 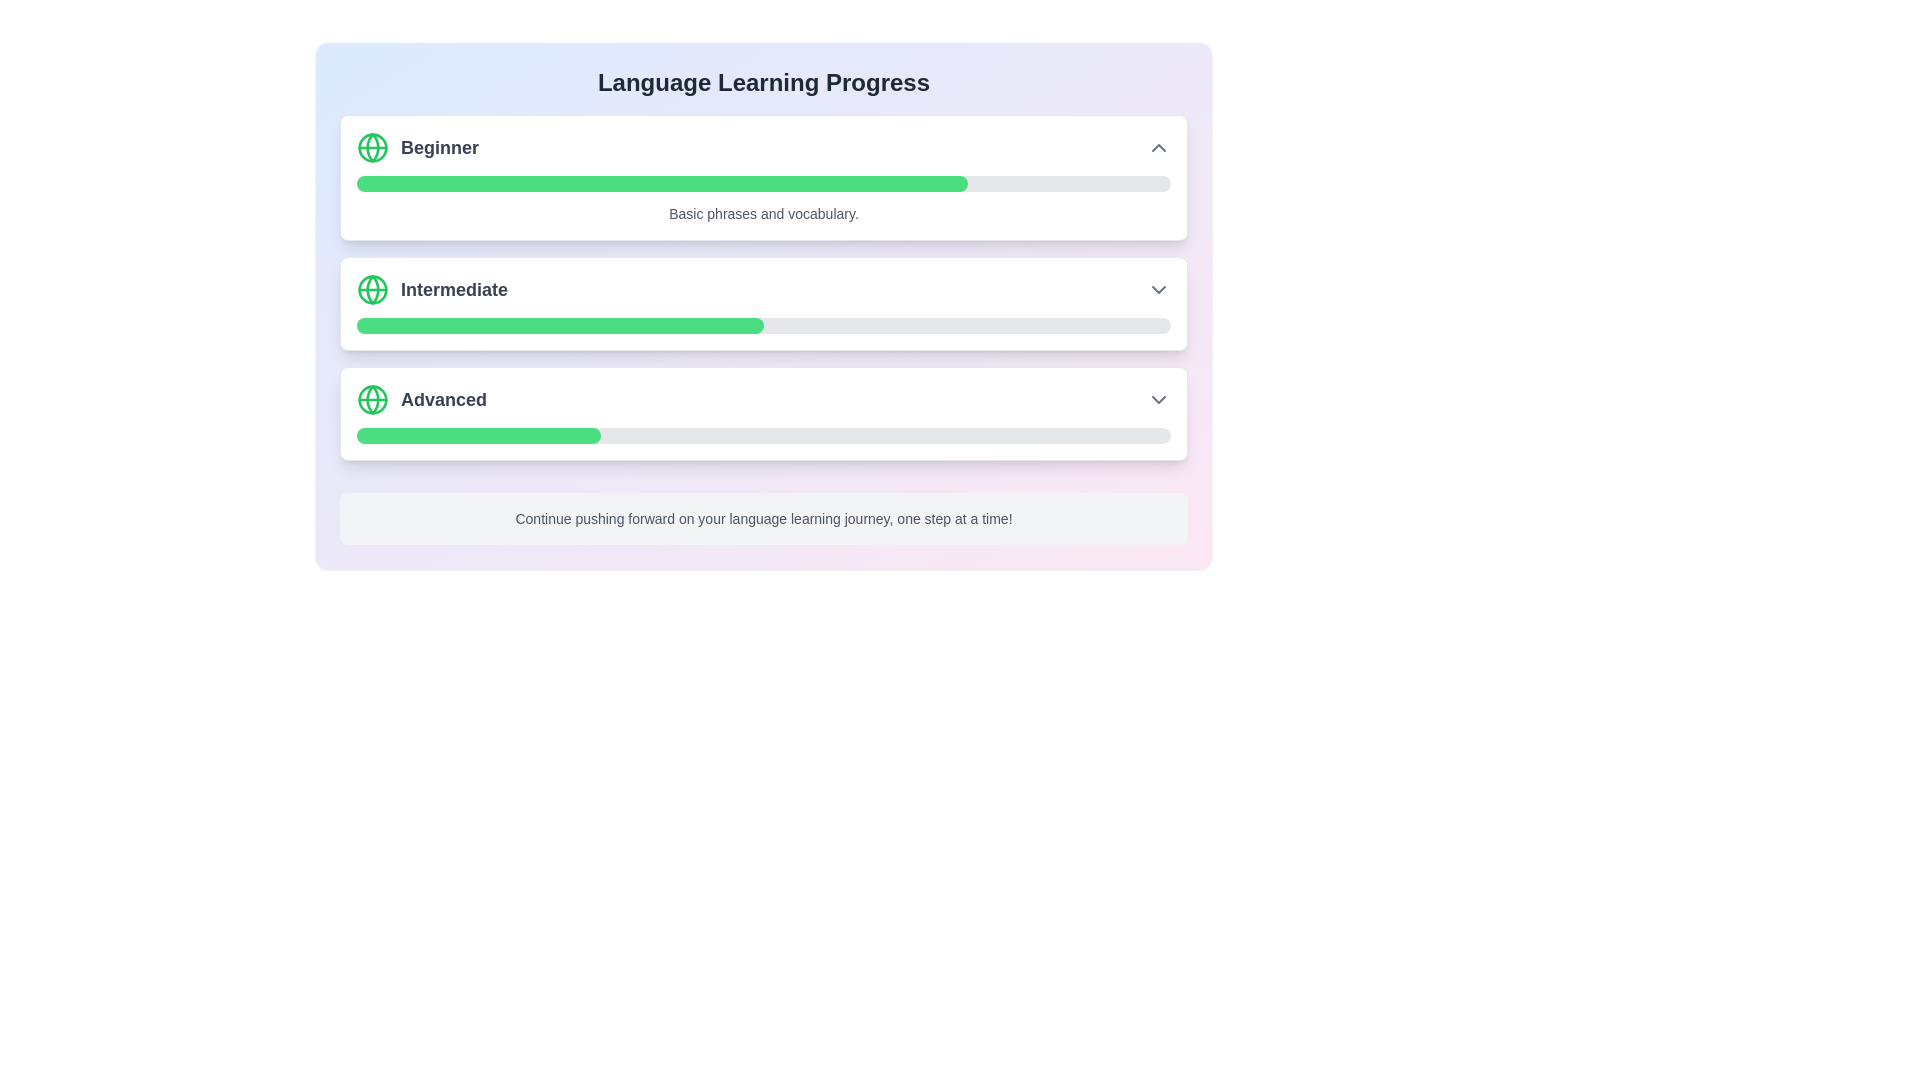 What do you see at coordinates (762, 325) in the screenshot?
I see `the progress bar located in the 'Intermediate' section, directly below the 'Intermediate' title and above any descriptive text` at bounding box center [762, 325].